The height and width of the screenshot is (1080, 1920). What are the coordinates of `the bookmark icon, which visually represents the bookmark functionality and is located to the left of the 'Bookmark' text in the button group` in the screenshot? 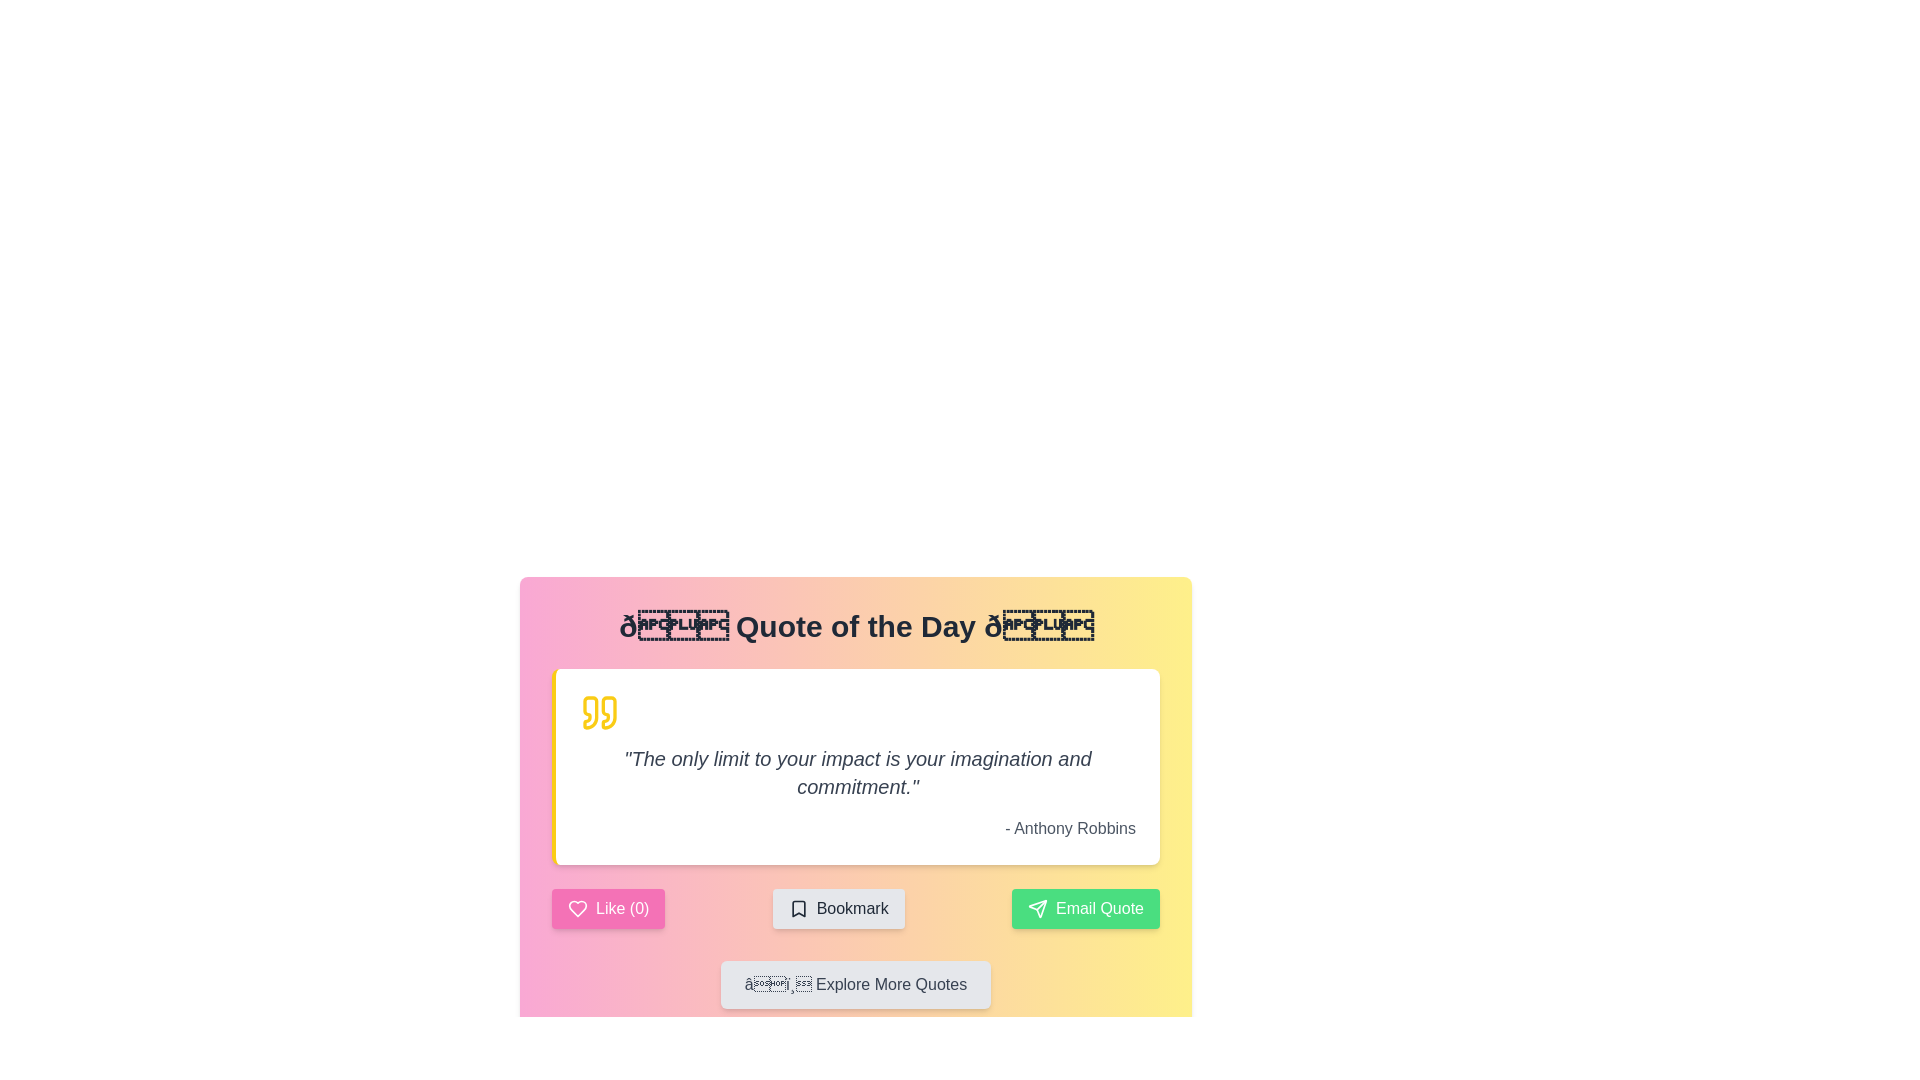 It's located at (797, 909).